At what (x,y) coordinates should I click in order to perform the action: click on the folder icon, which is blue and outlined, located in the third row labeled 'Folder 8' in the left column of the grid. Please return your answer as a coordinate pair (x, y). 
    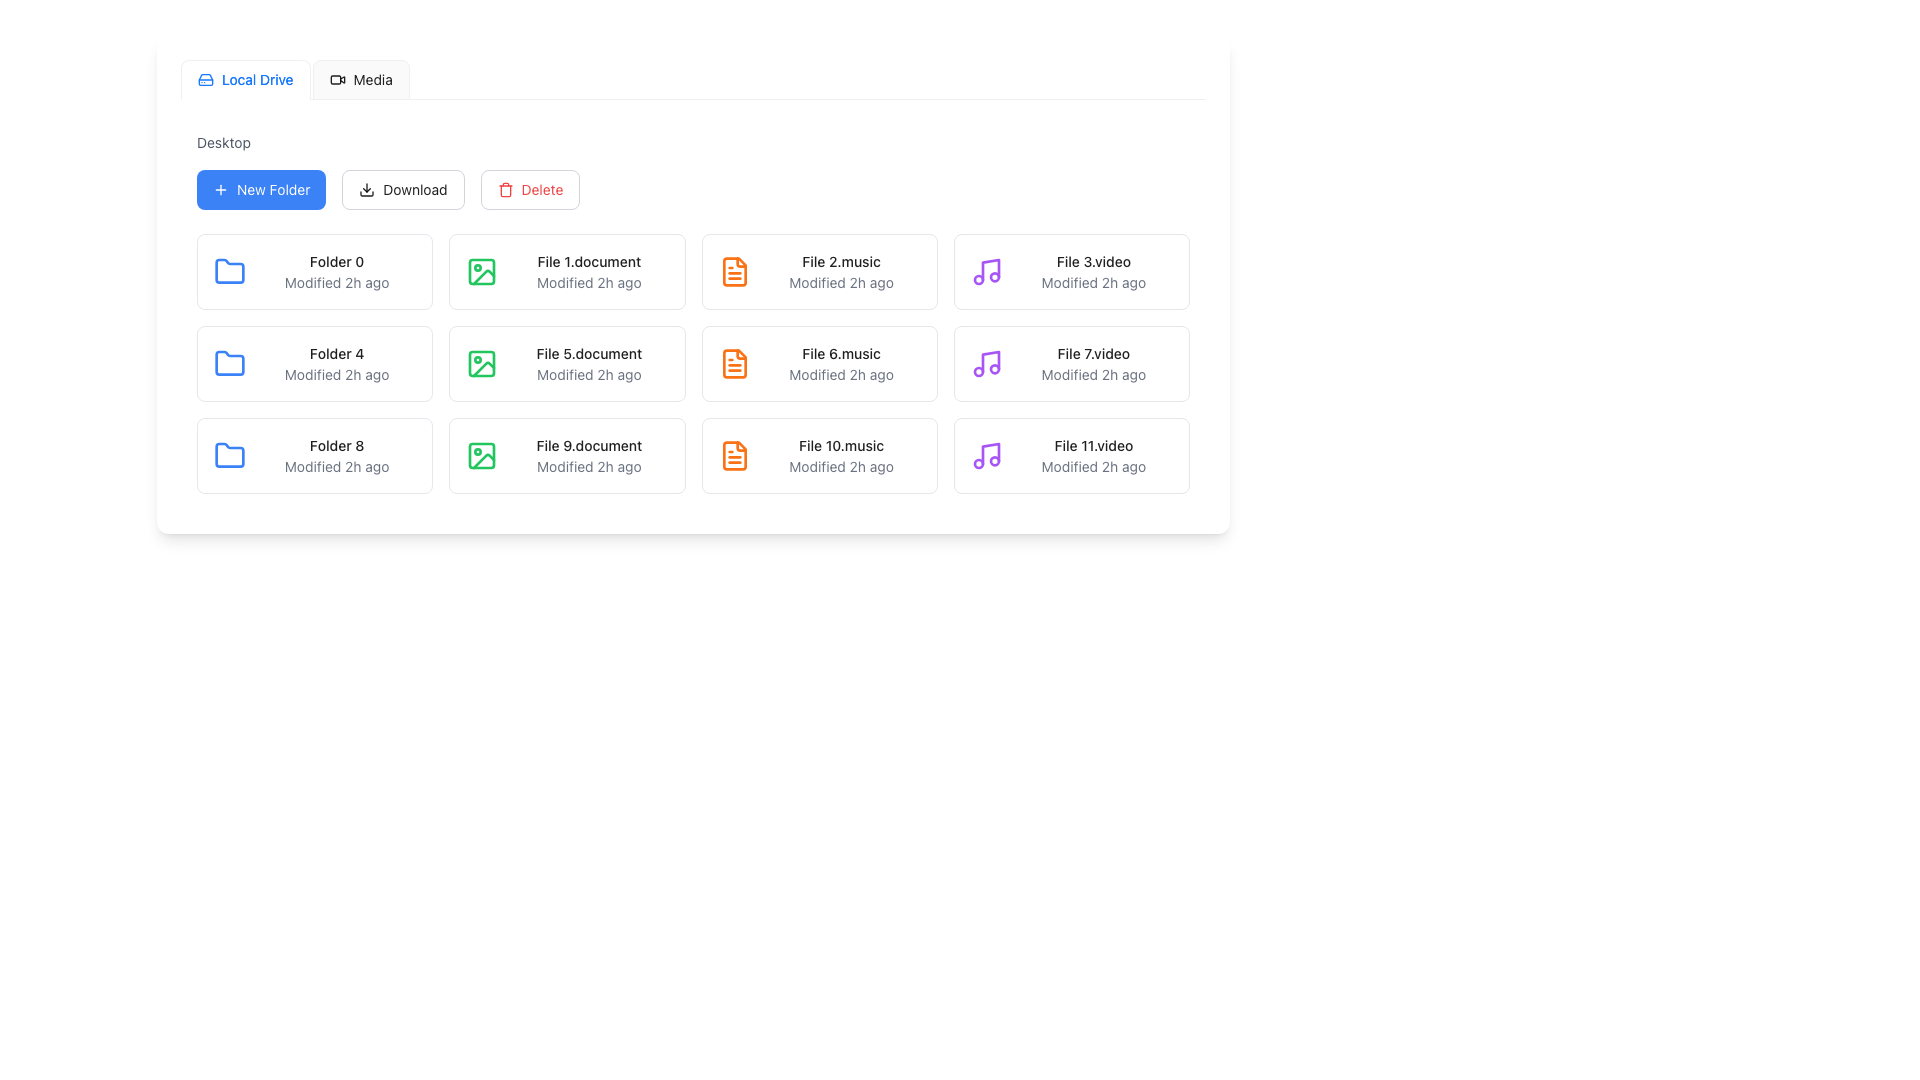
    Looking at the image, I should click on (230, 455).